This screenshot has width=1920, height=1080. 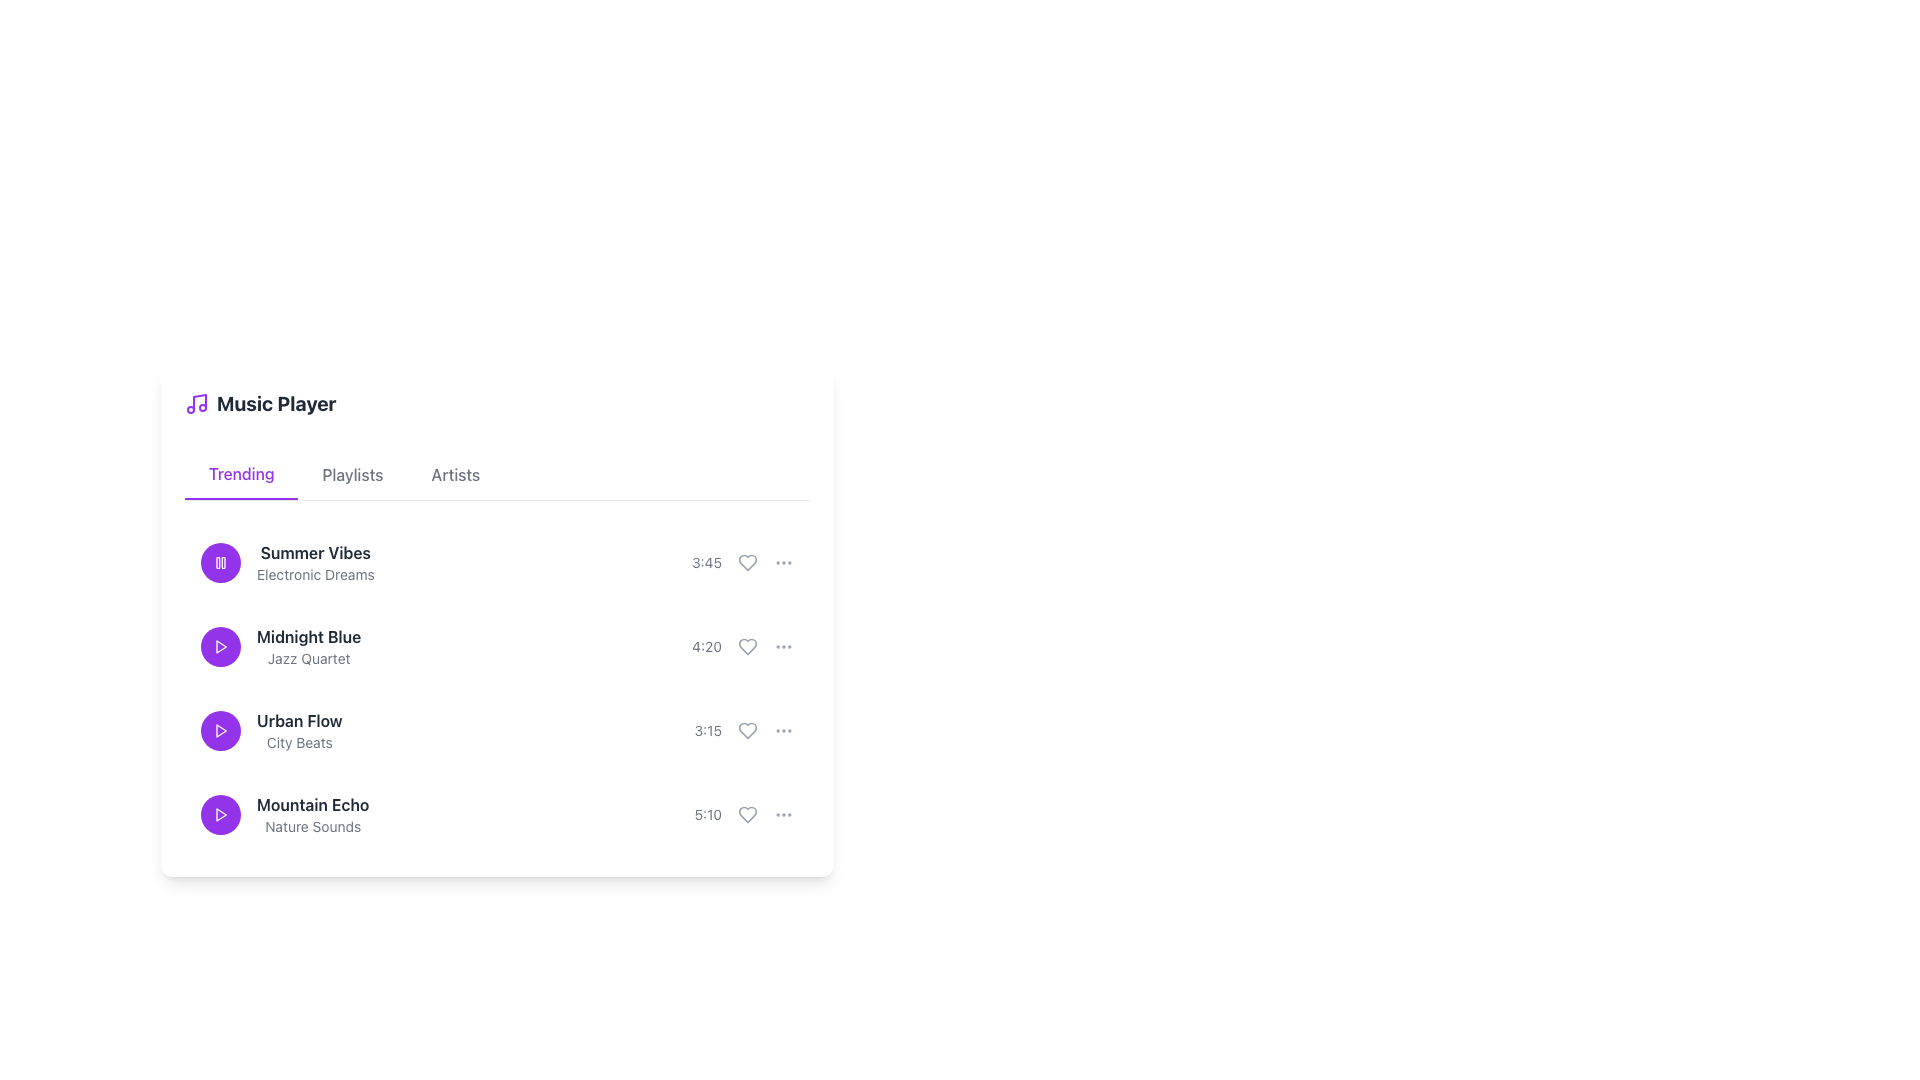 I want to click on the text label reading 'Midnight Blue', which is styled in bold dark gray and is the title of the second entry in the music player list, so click(x=308, y=636).